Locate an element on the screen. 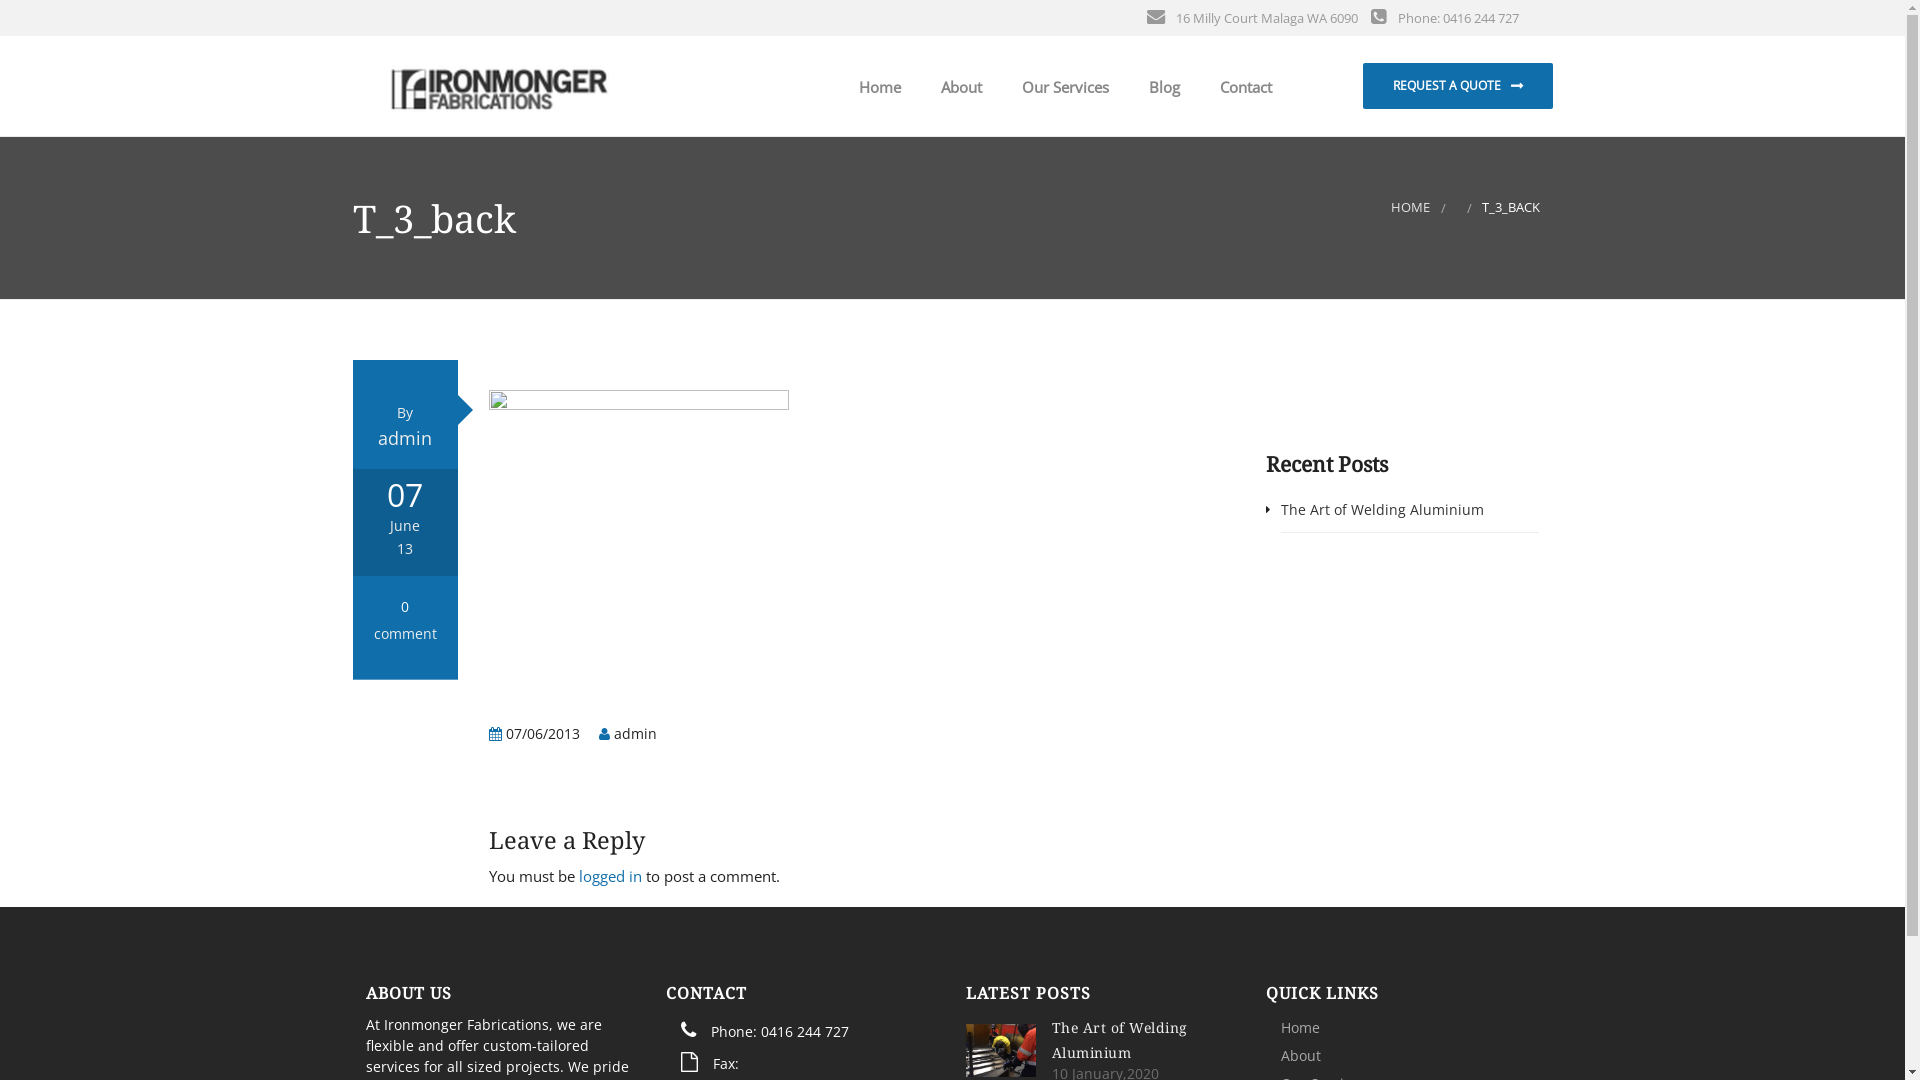  'About' is located at coordinates (915, 86).